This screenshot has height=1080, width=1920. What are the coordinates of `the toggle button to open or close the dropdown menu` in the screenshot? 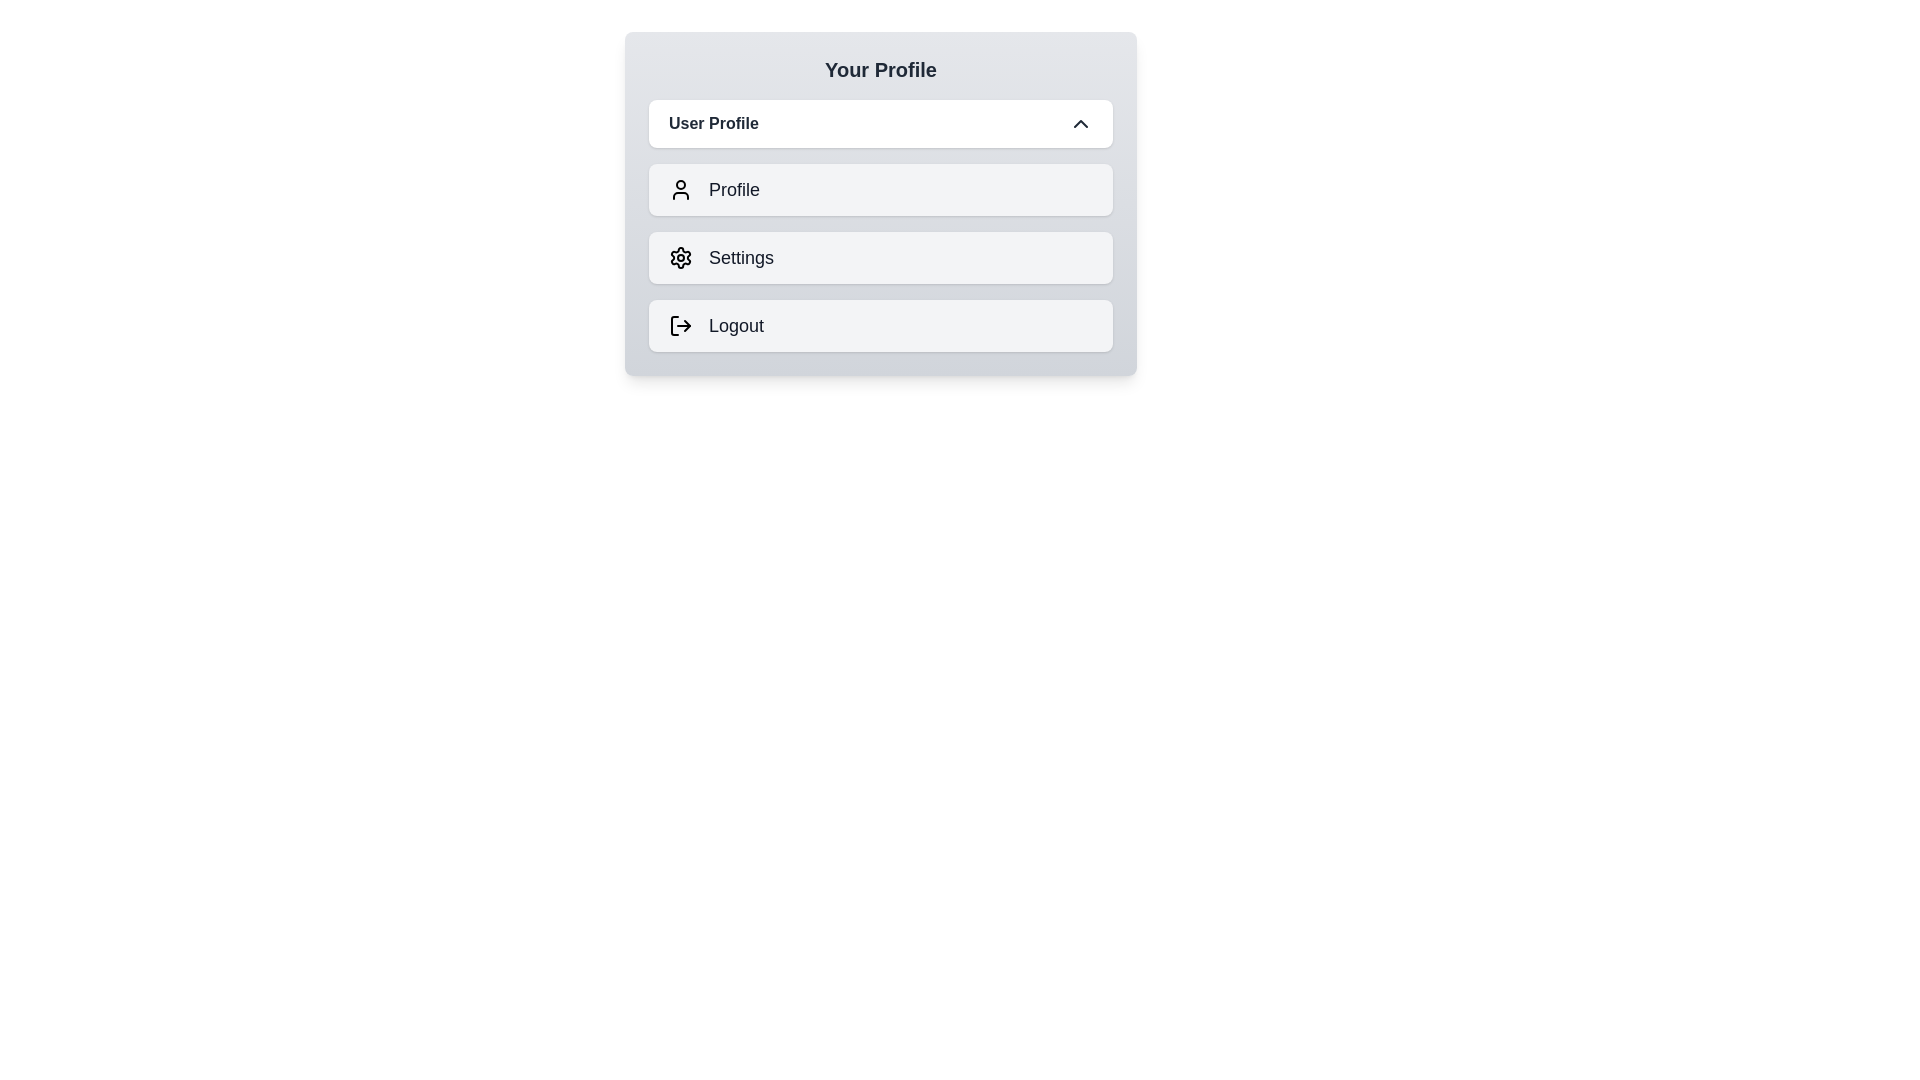 It's located at (880, 123).